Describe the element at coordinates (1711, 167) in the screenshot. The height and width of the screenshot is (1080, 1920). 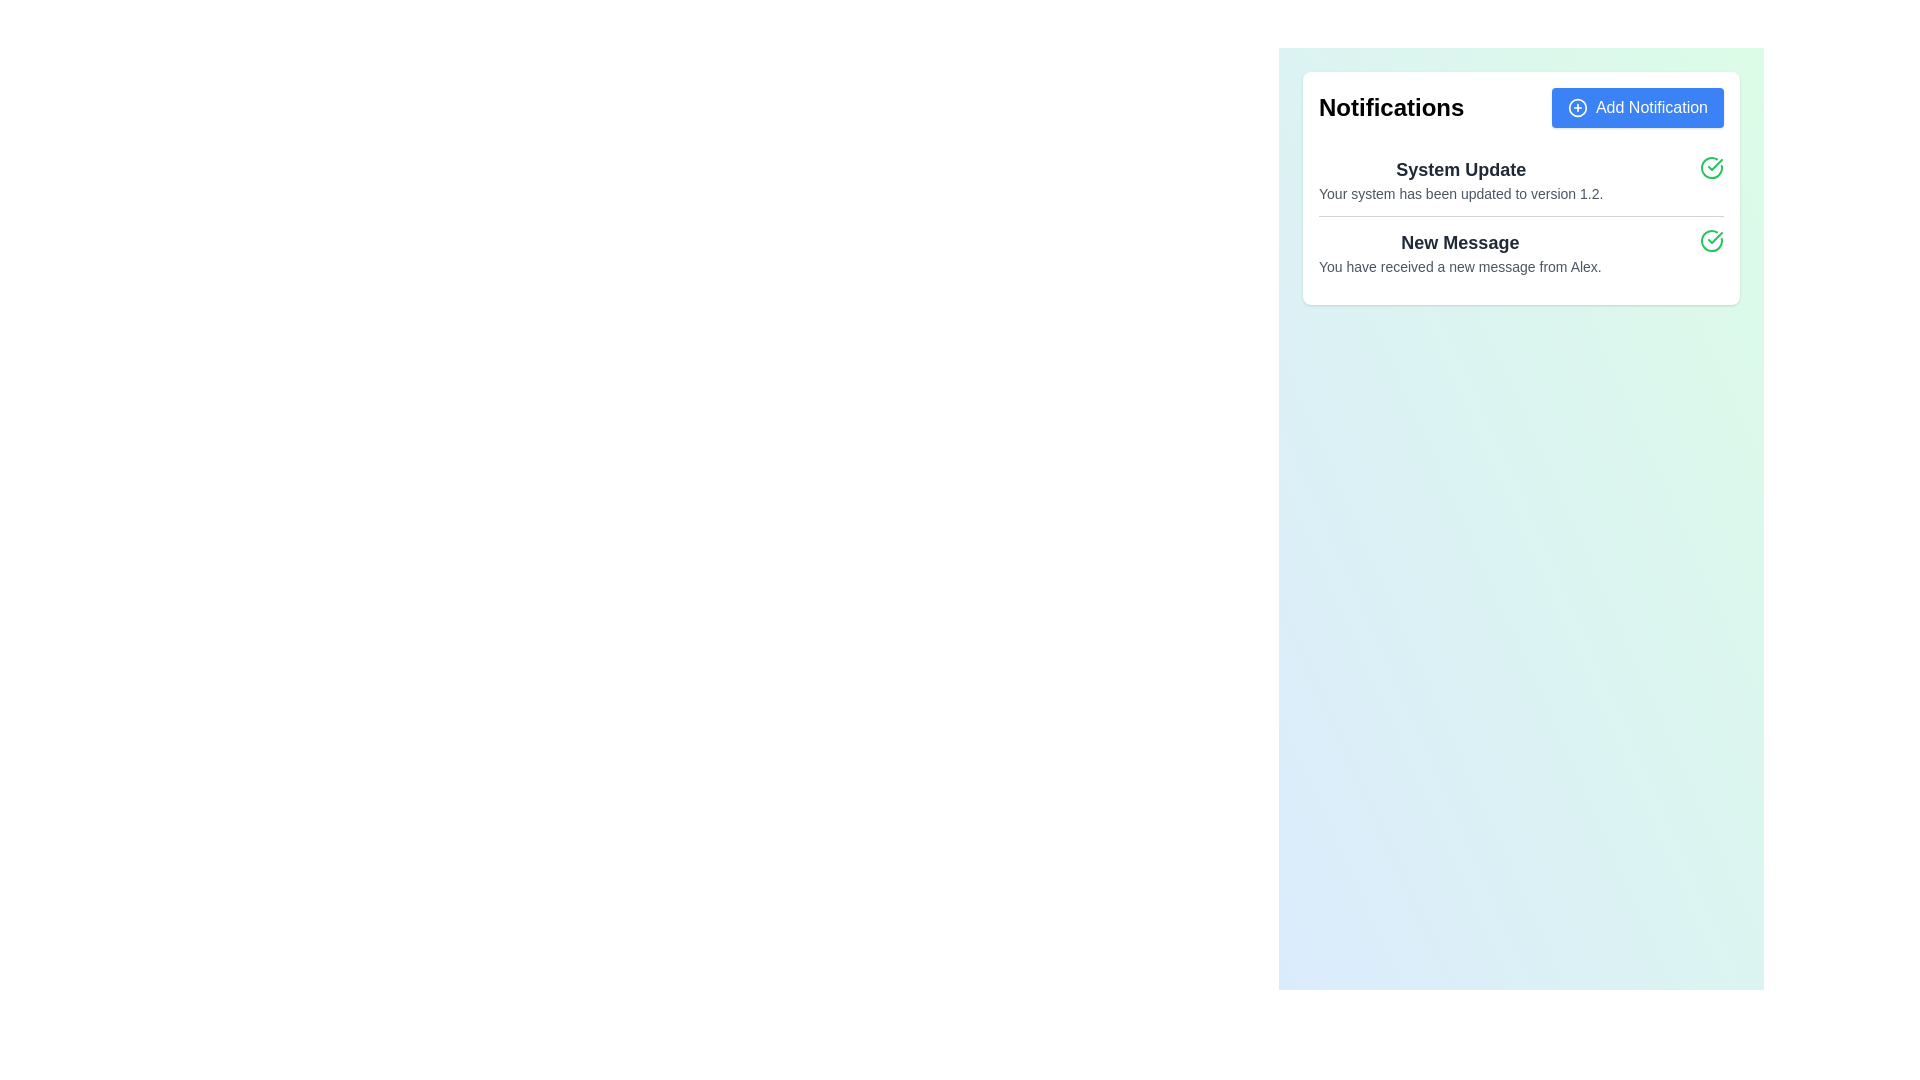
I see `the green checkmark graphic element within the circular icon, which is located to the right of the 'New Message' text` at that location.